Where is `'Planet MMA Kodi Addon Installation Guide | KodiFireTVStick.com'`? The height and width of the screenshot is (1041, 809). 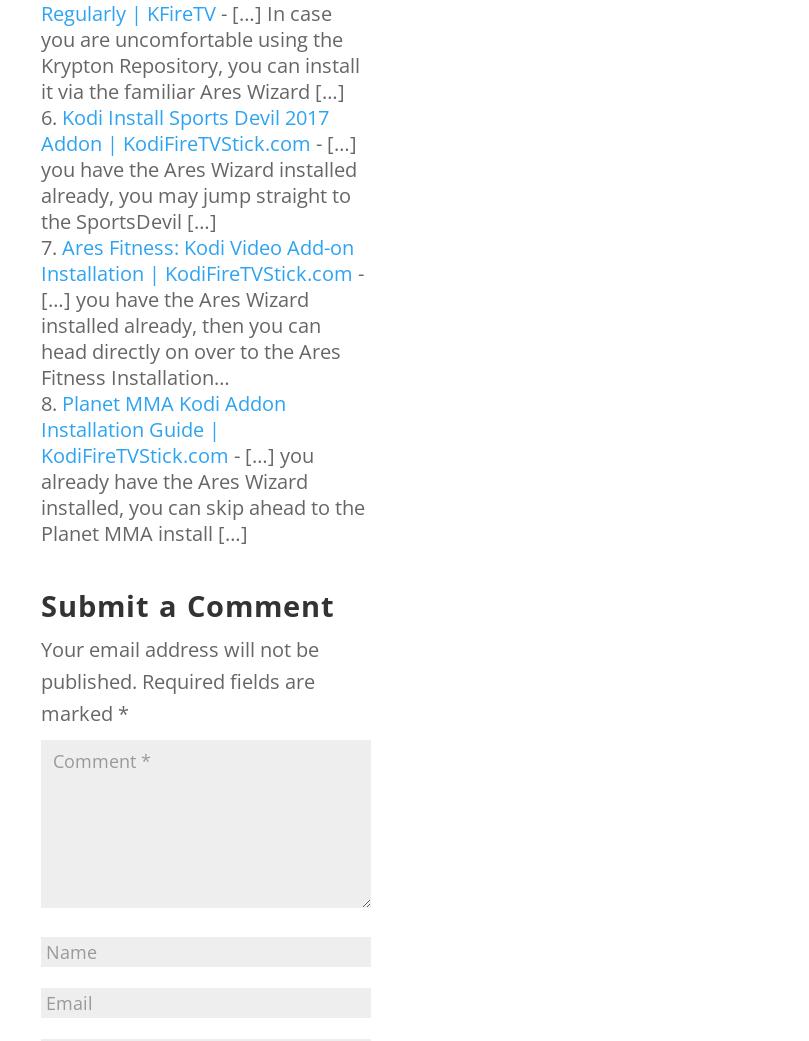 'Planet MMA Kodi Addon Installation Guide | KodiFireTVStick.com' is located at coordinates (162, 427).